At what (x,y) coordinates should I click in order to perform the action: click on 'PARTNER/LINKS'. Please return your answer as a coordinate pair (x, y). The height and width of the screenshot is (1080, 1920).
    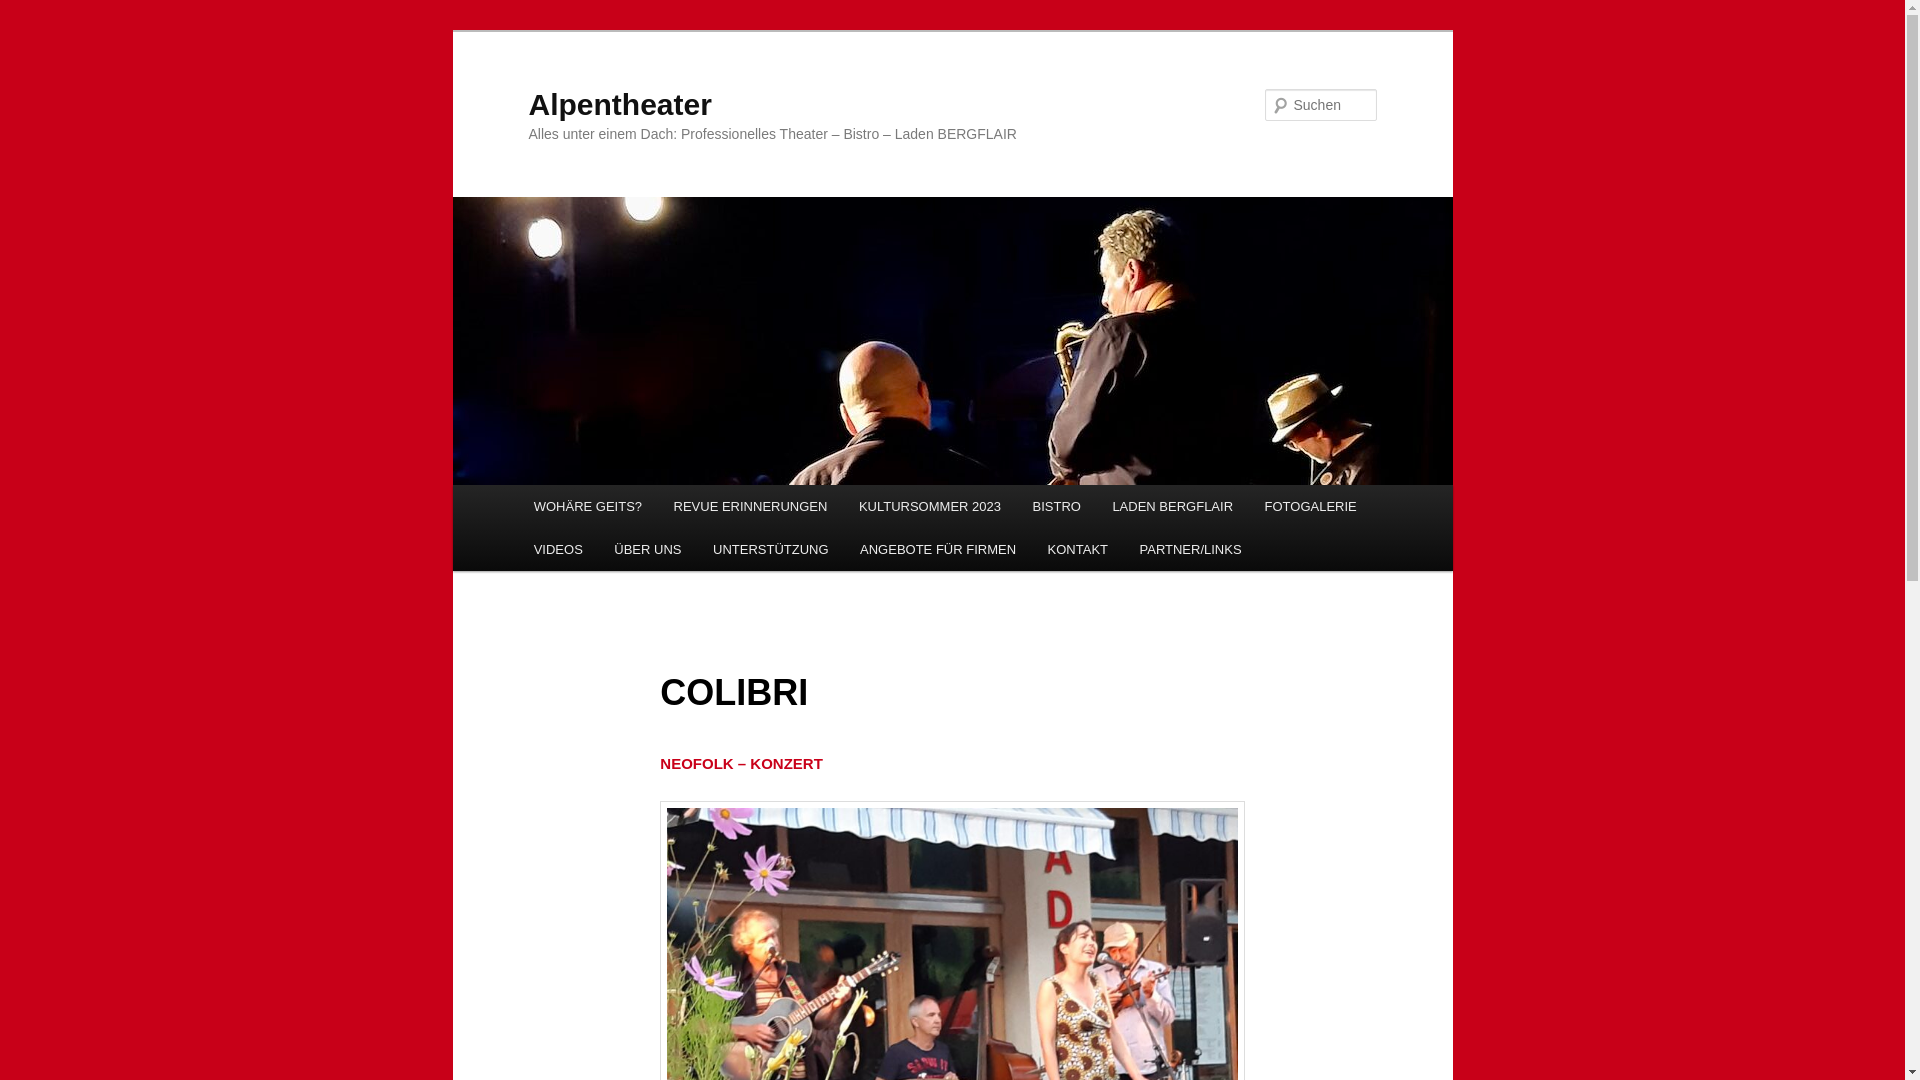
    Looking at the image, I should click on (1190, 549).